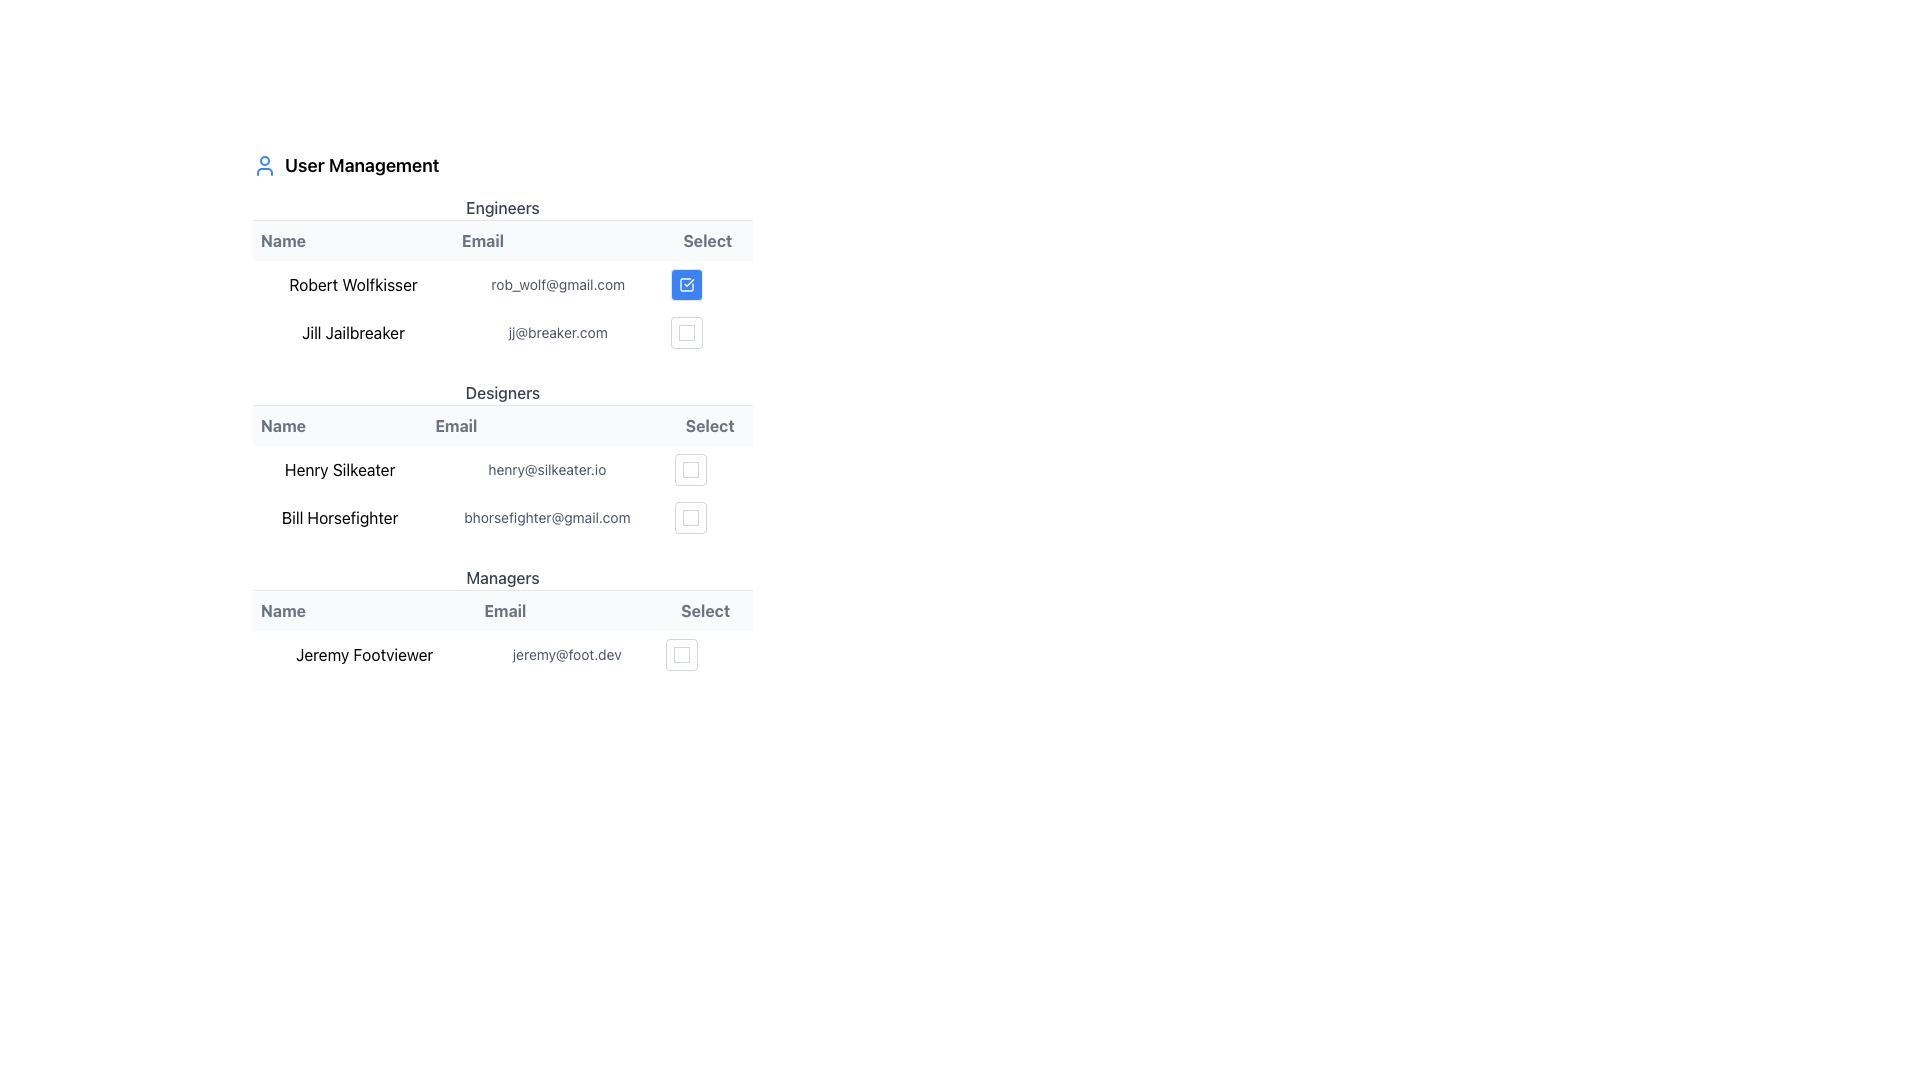 This screenshot has height=1080, width=1920. I want to click on the checkbox associated with 'Bill Horsefighter', so click(691, 516).